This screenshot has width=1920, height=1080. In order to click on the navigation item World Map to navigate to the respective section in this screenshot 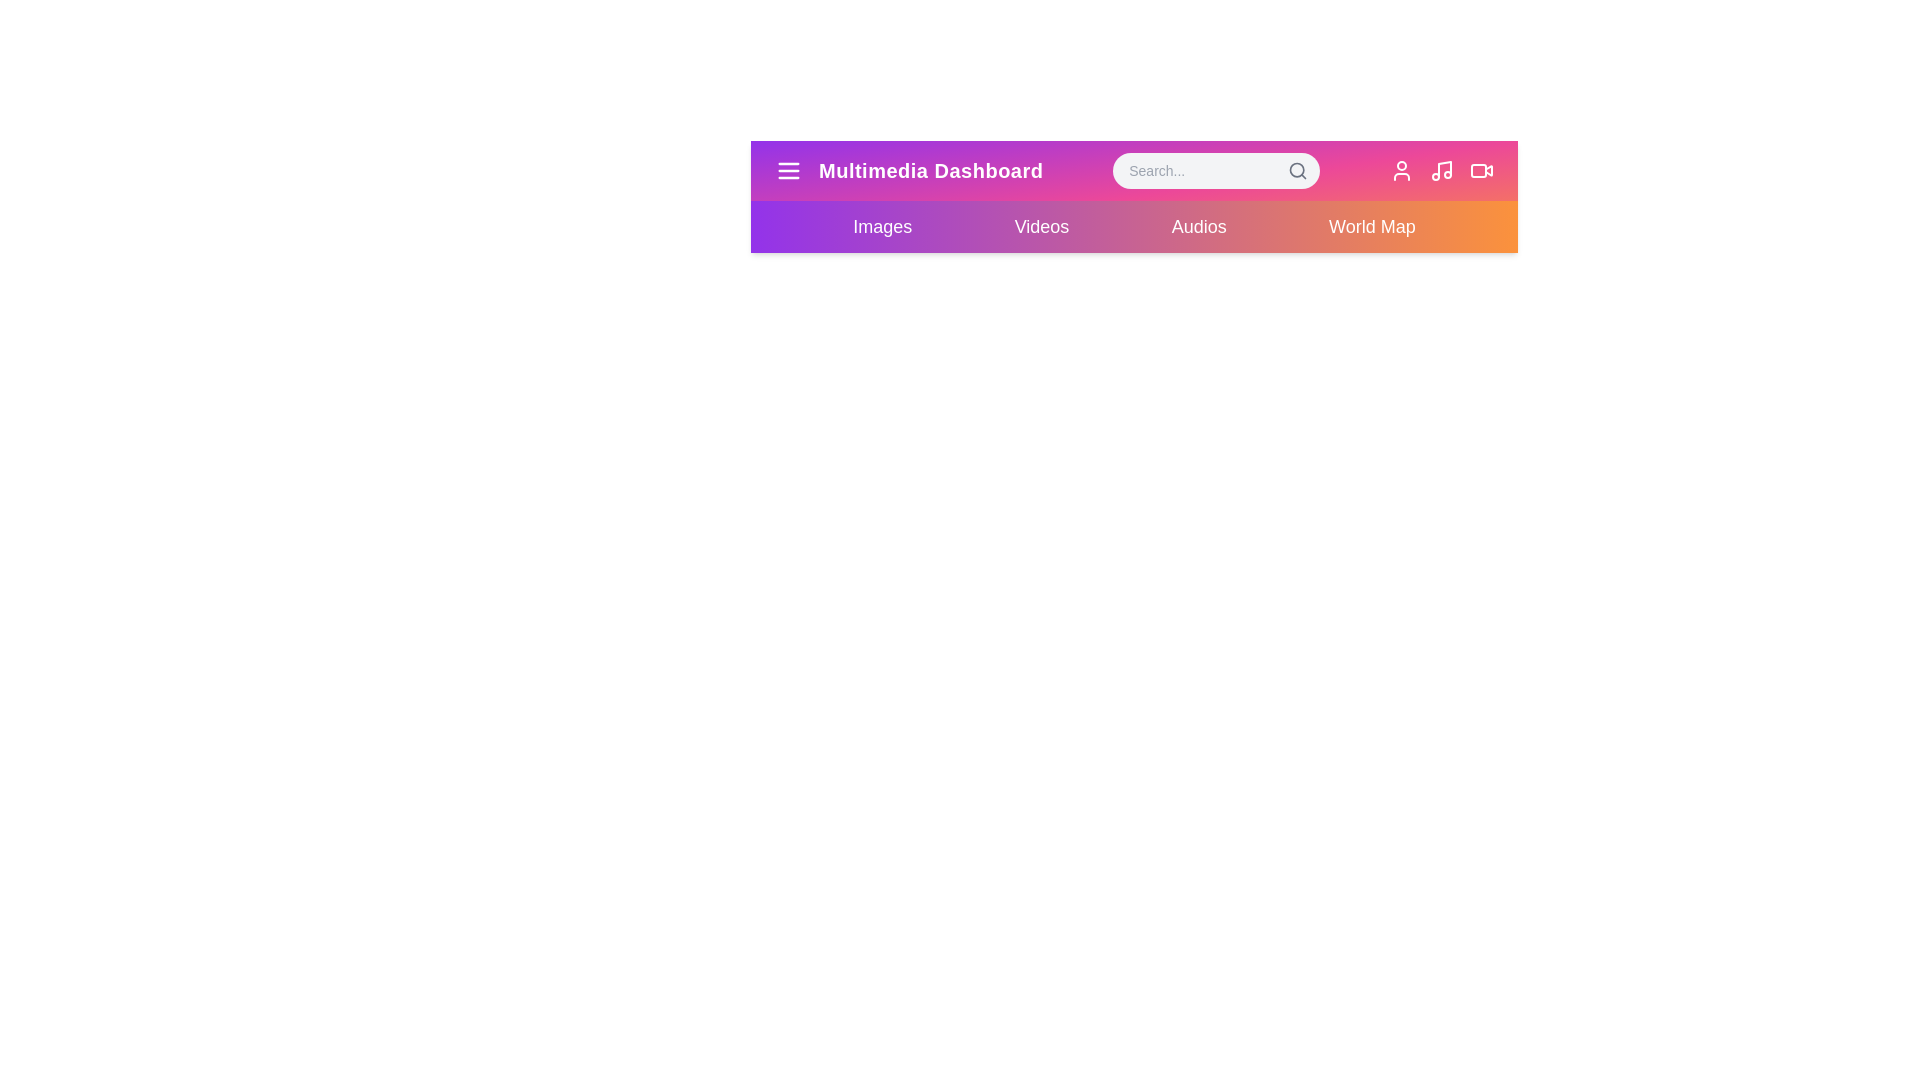, I will do `click(1371, 226)`.